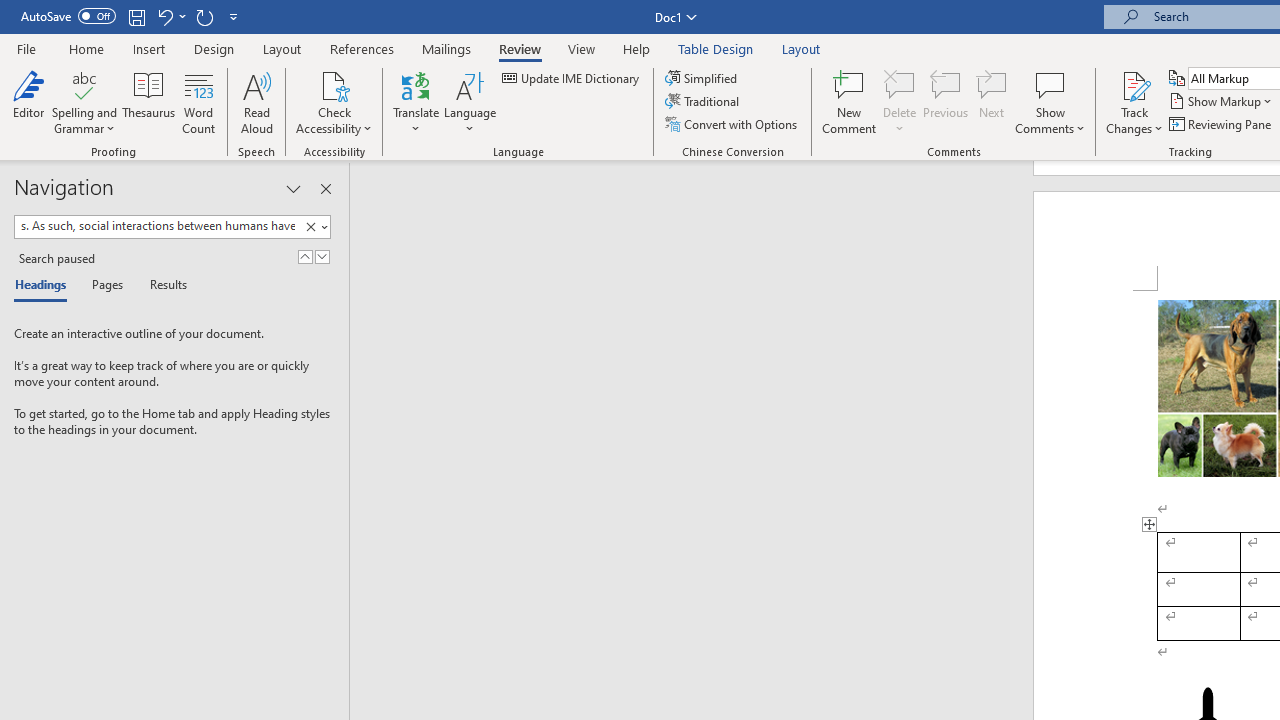 The height and width of the screenshot is (720, 1280). Describe the element at coordinates (334, 103) in the screenshot. I see `'Check Accessibility'` at that location.